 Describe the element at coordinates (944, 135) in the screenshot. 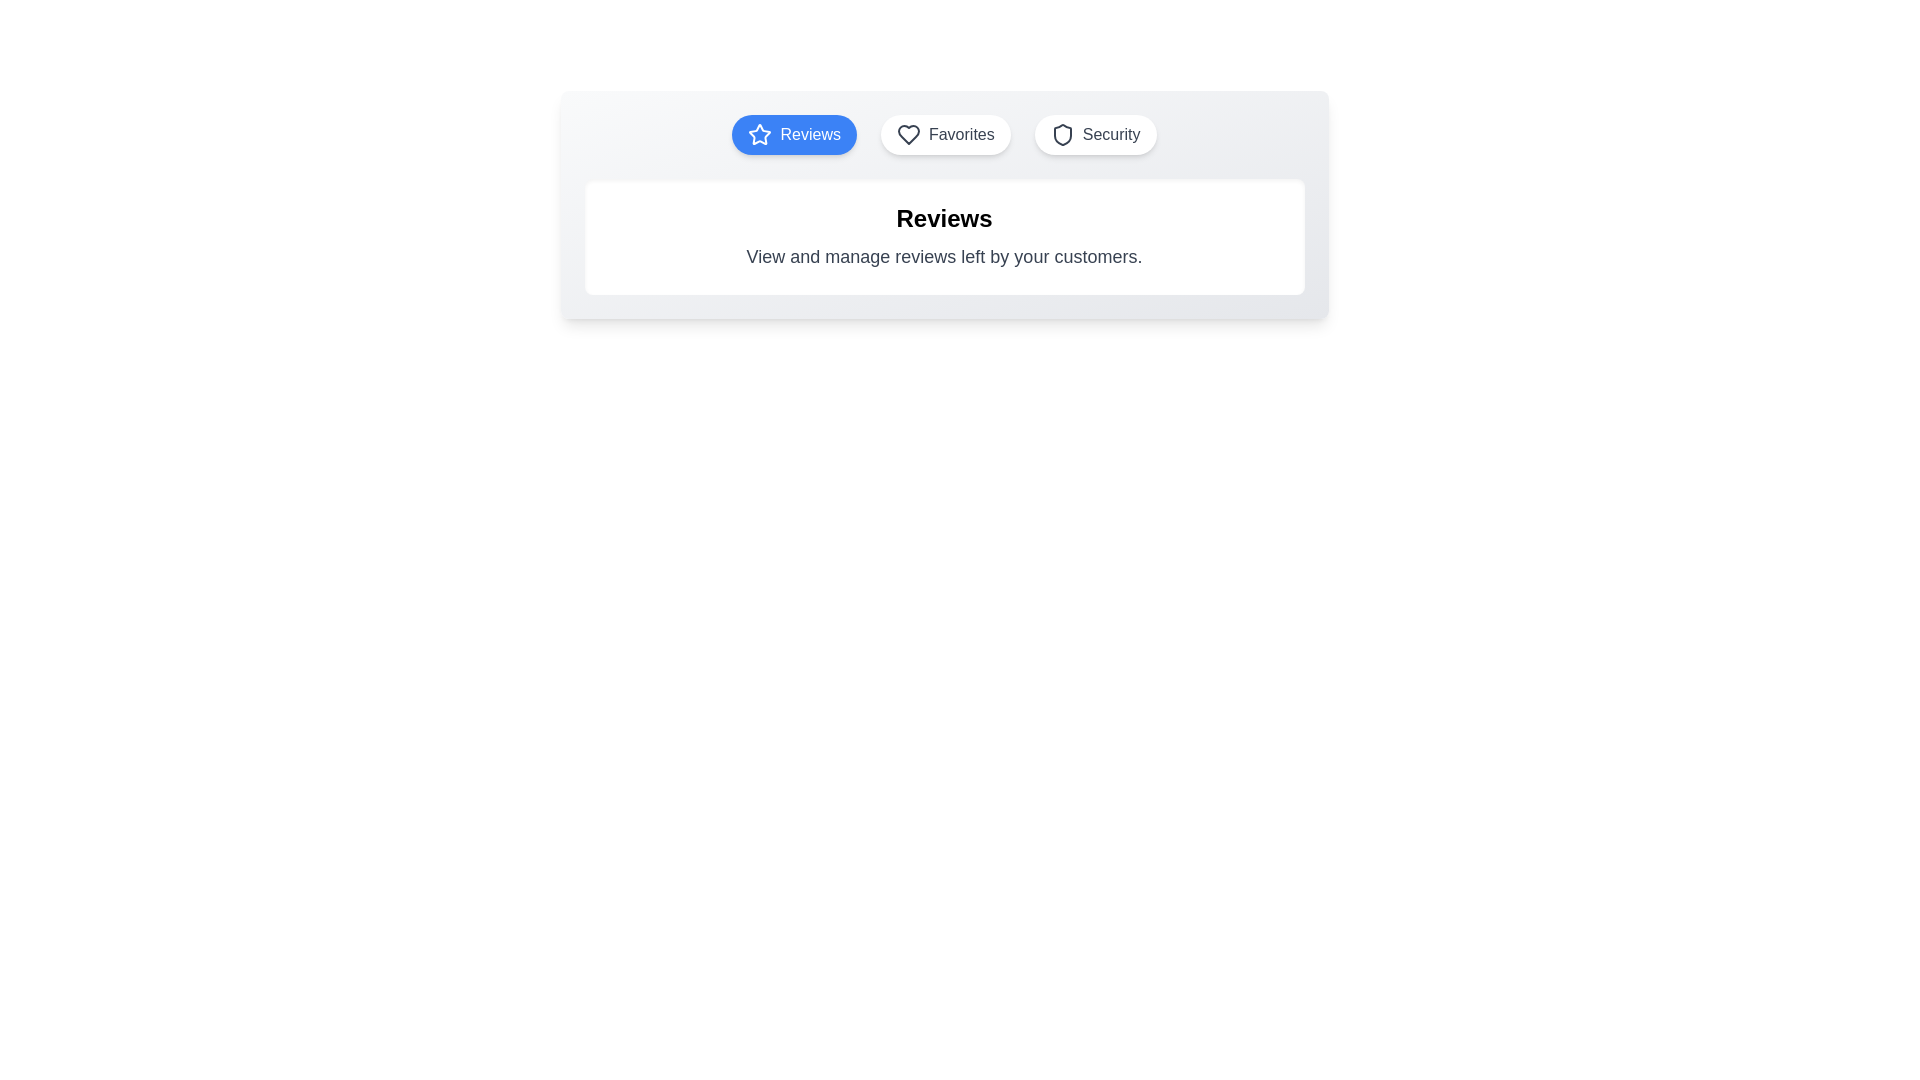

I see `the 'Favorites' tab to switch to its content` at that location.